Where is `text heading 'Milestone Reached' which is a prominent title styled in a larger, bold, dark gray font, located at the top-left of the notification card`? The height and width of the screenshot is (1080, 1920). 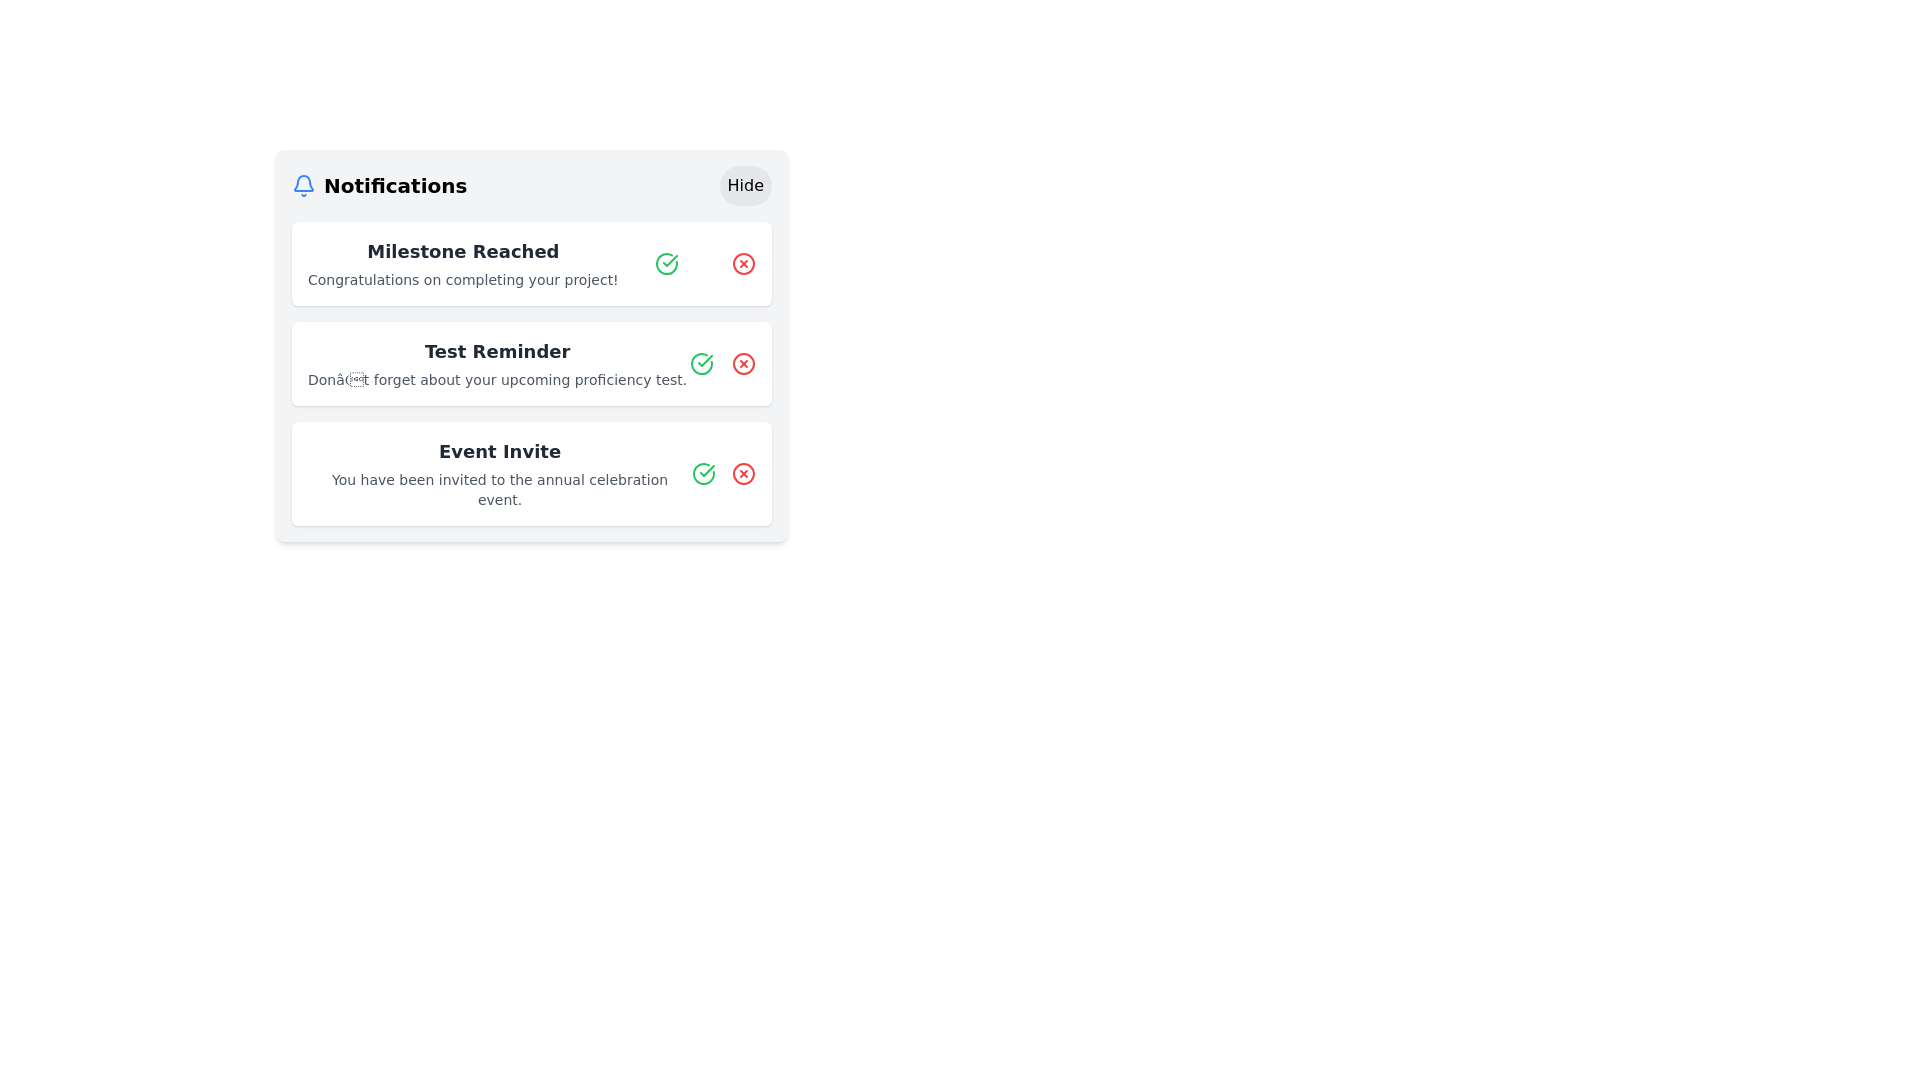
text heading 'Milestone Reached' which is a prominent title styled in a larger, bold, dark gray font, located at the top-left of the notification card is located at coordinates (462, 250).